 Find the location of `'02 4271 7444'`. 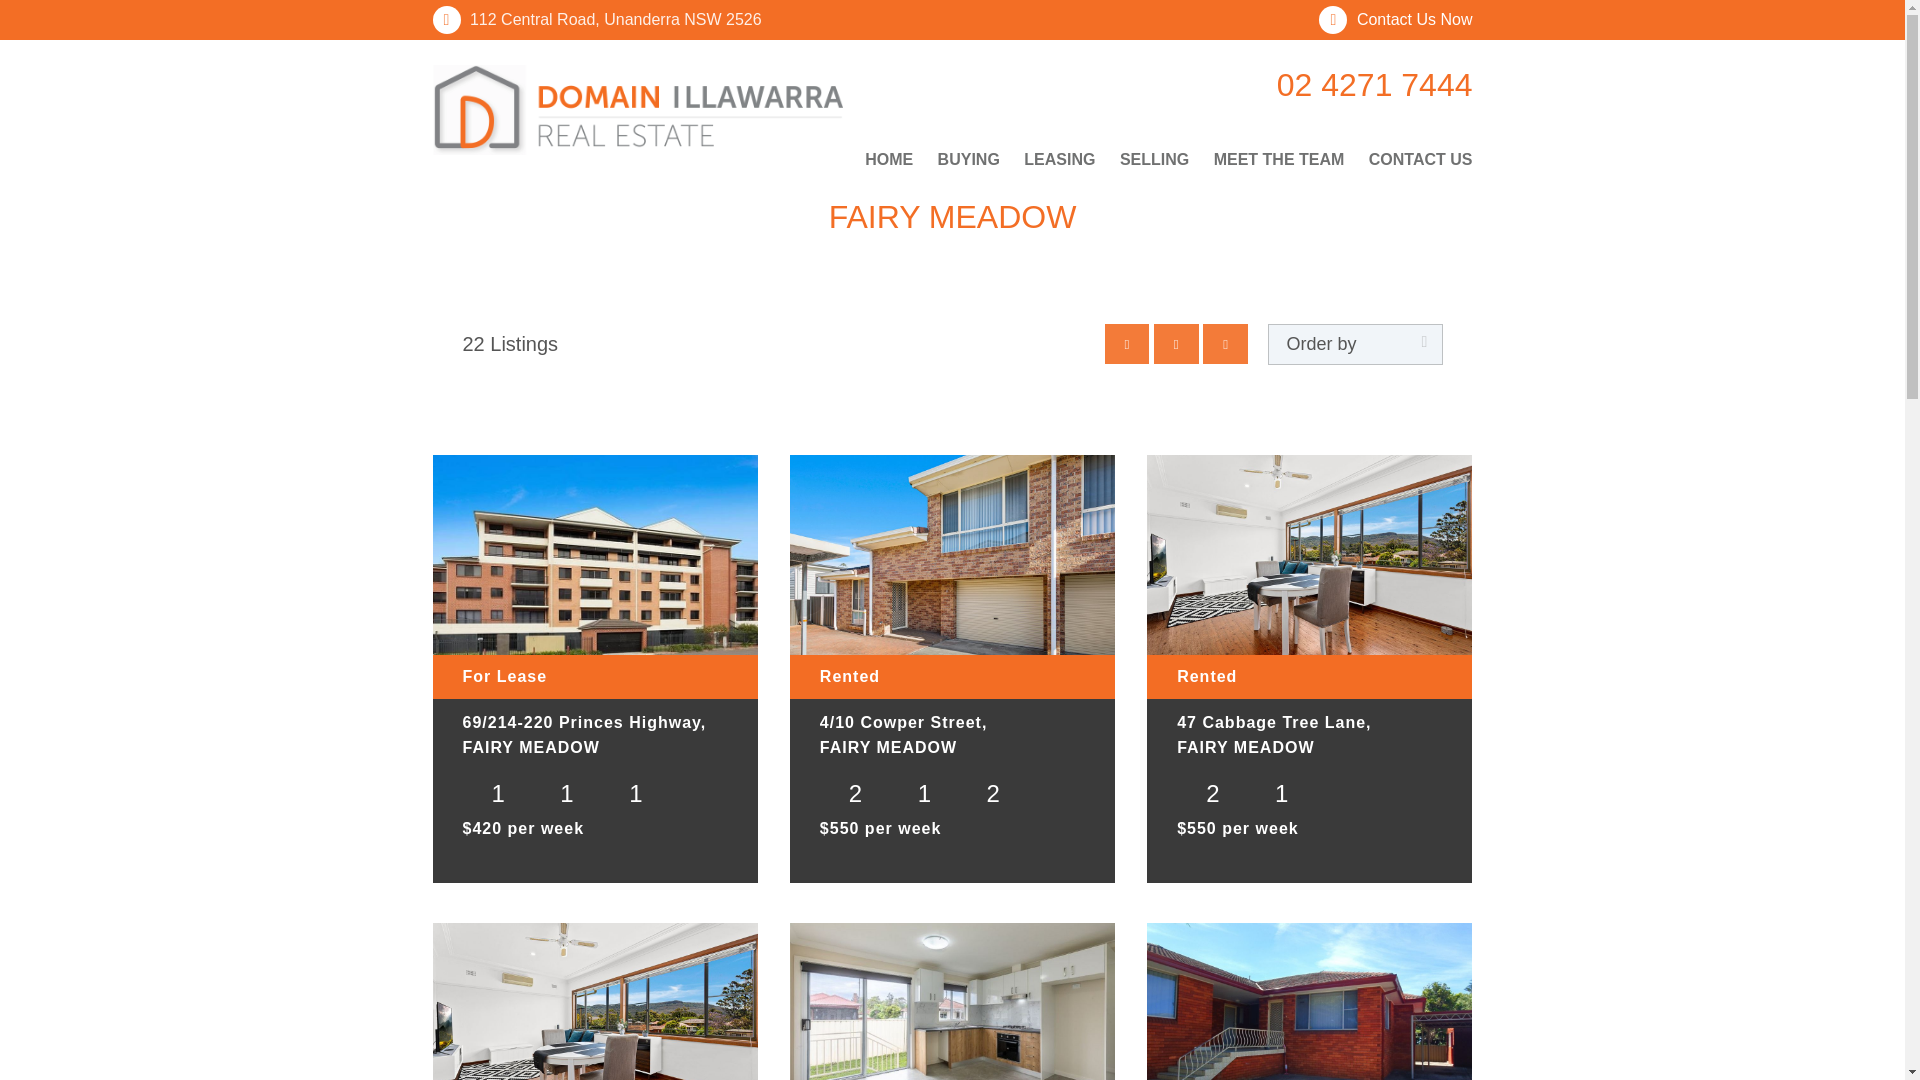

'02 4271 7444' is located at coordinates (1344, 83).